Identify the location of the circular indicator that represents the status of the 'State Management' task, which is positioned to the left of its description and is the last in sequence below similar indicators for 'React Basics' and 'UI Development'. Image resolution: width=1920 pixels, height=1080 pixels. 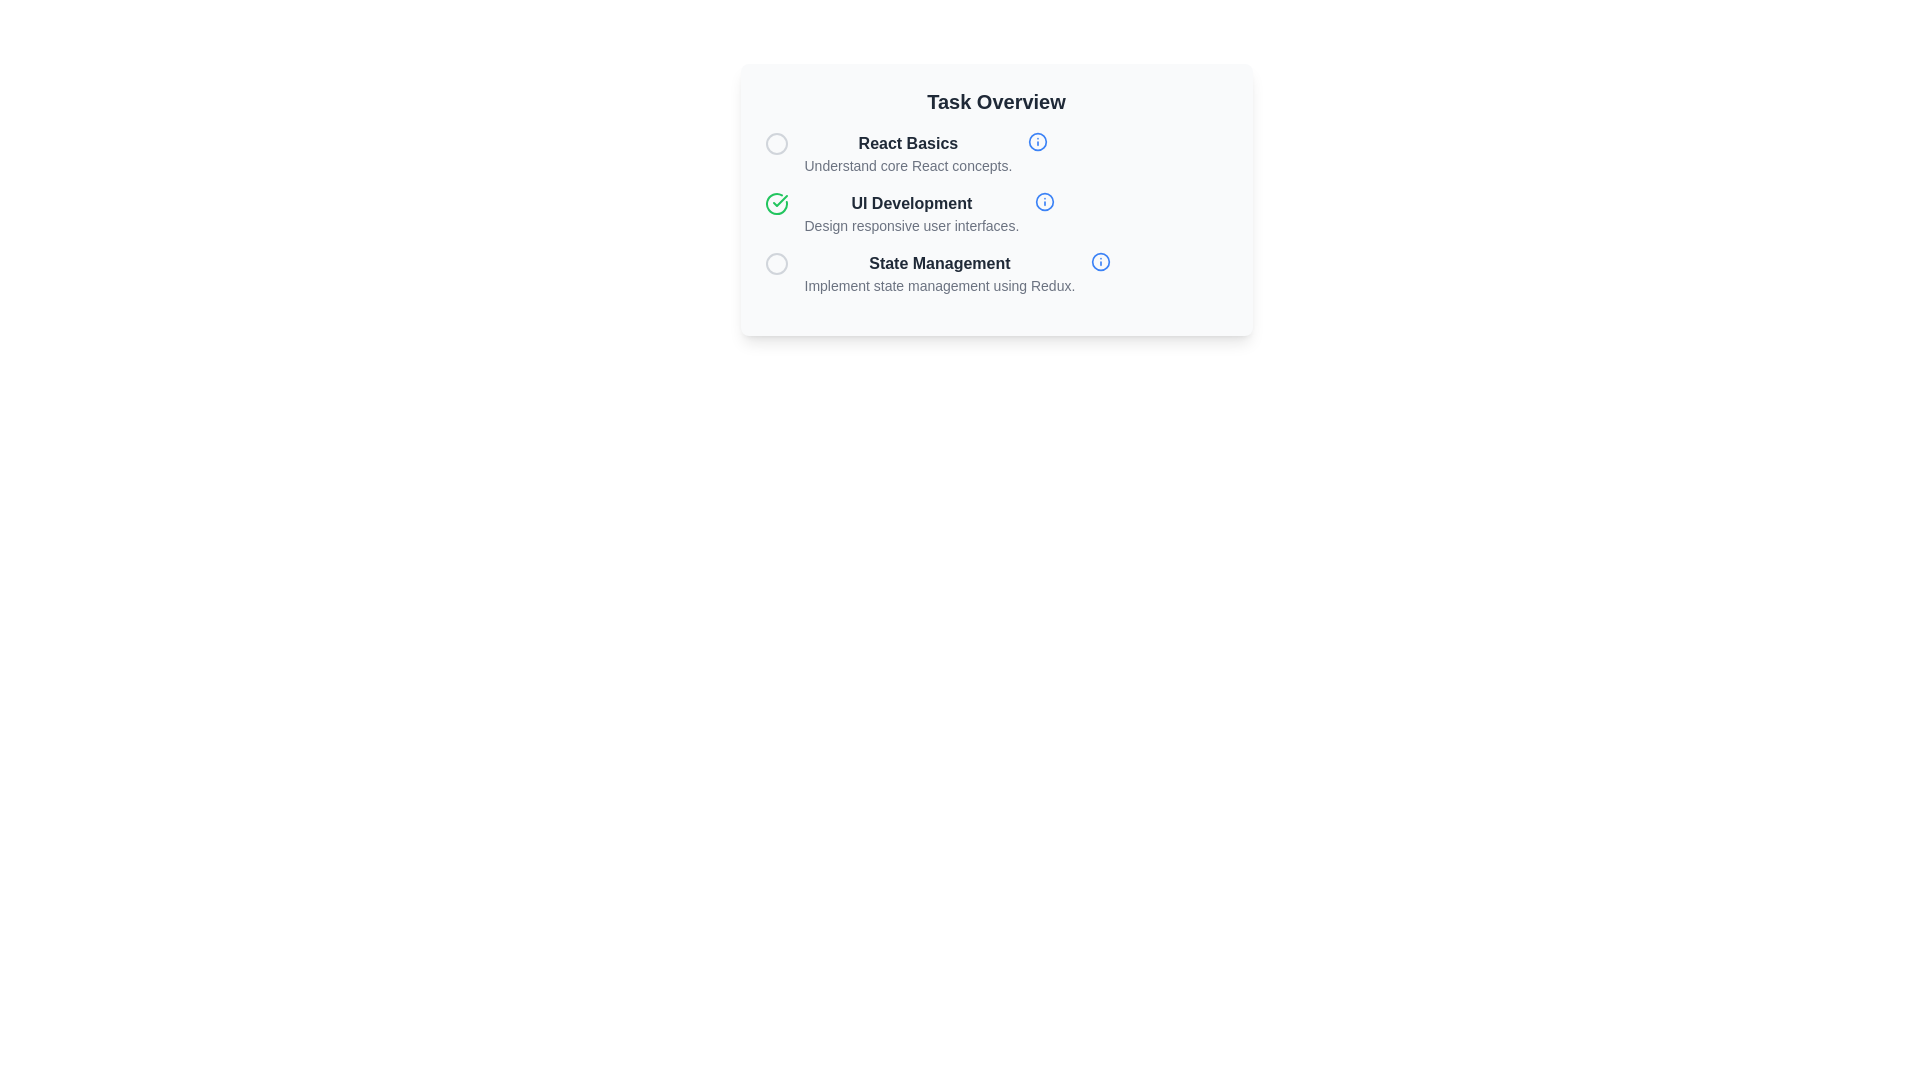
(775, 262).